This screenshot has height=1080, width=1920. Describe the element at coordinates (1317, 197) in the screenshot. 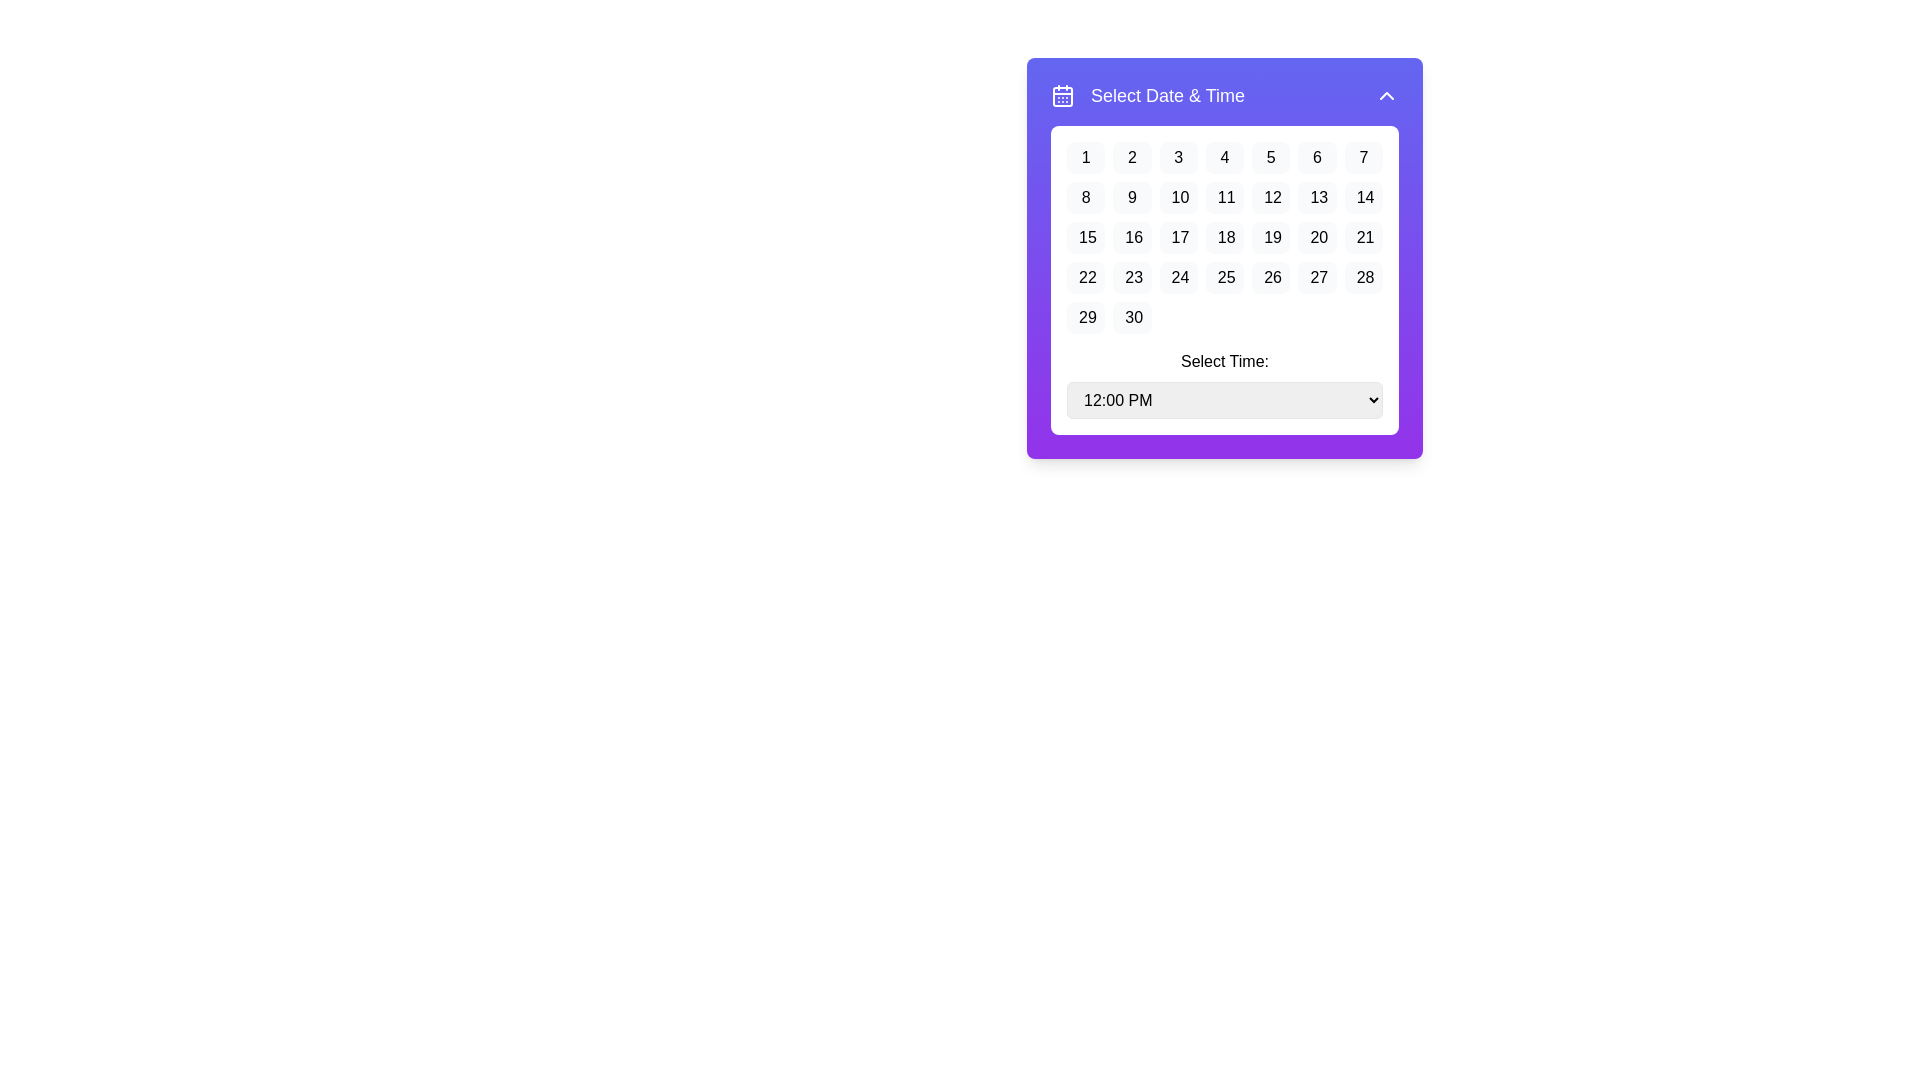

I see `the calendar day button that represents the date '13', which is the 6th item in the second row of the calendar interface` at that location.